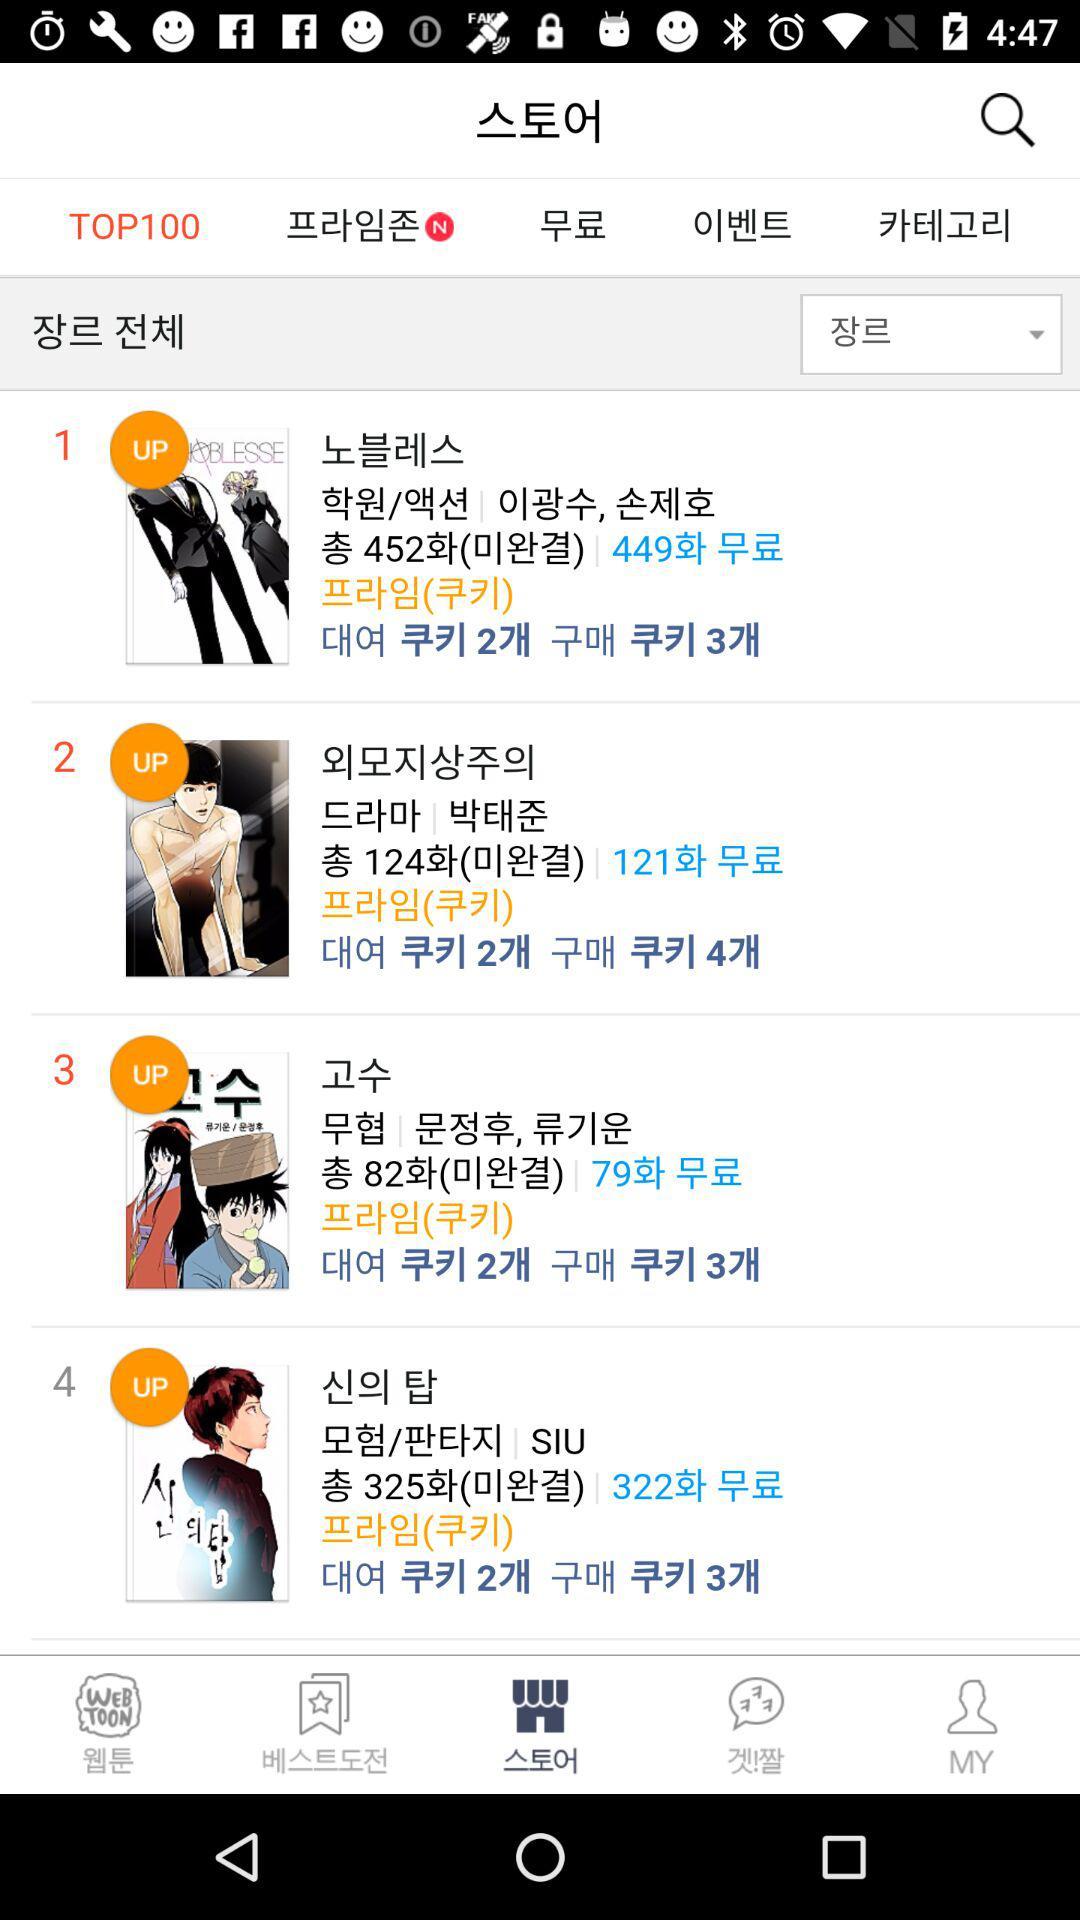 The width and height of the screenshot is (1080, 1920). What do you see at coordinates (108, 1723) in the screenshot?
I see `the emoji icon` at bounding box center [108, 1723].